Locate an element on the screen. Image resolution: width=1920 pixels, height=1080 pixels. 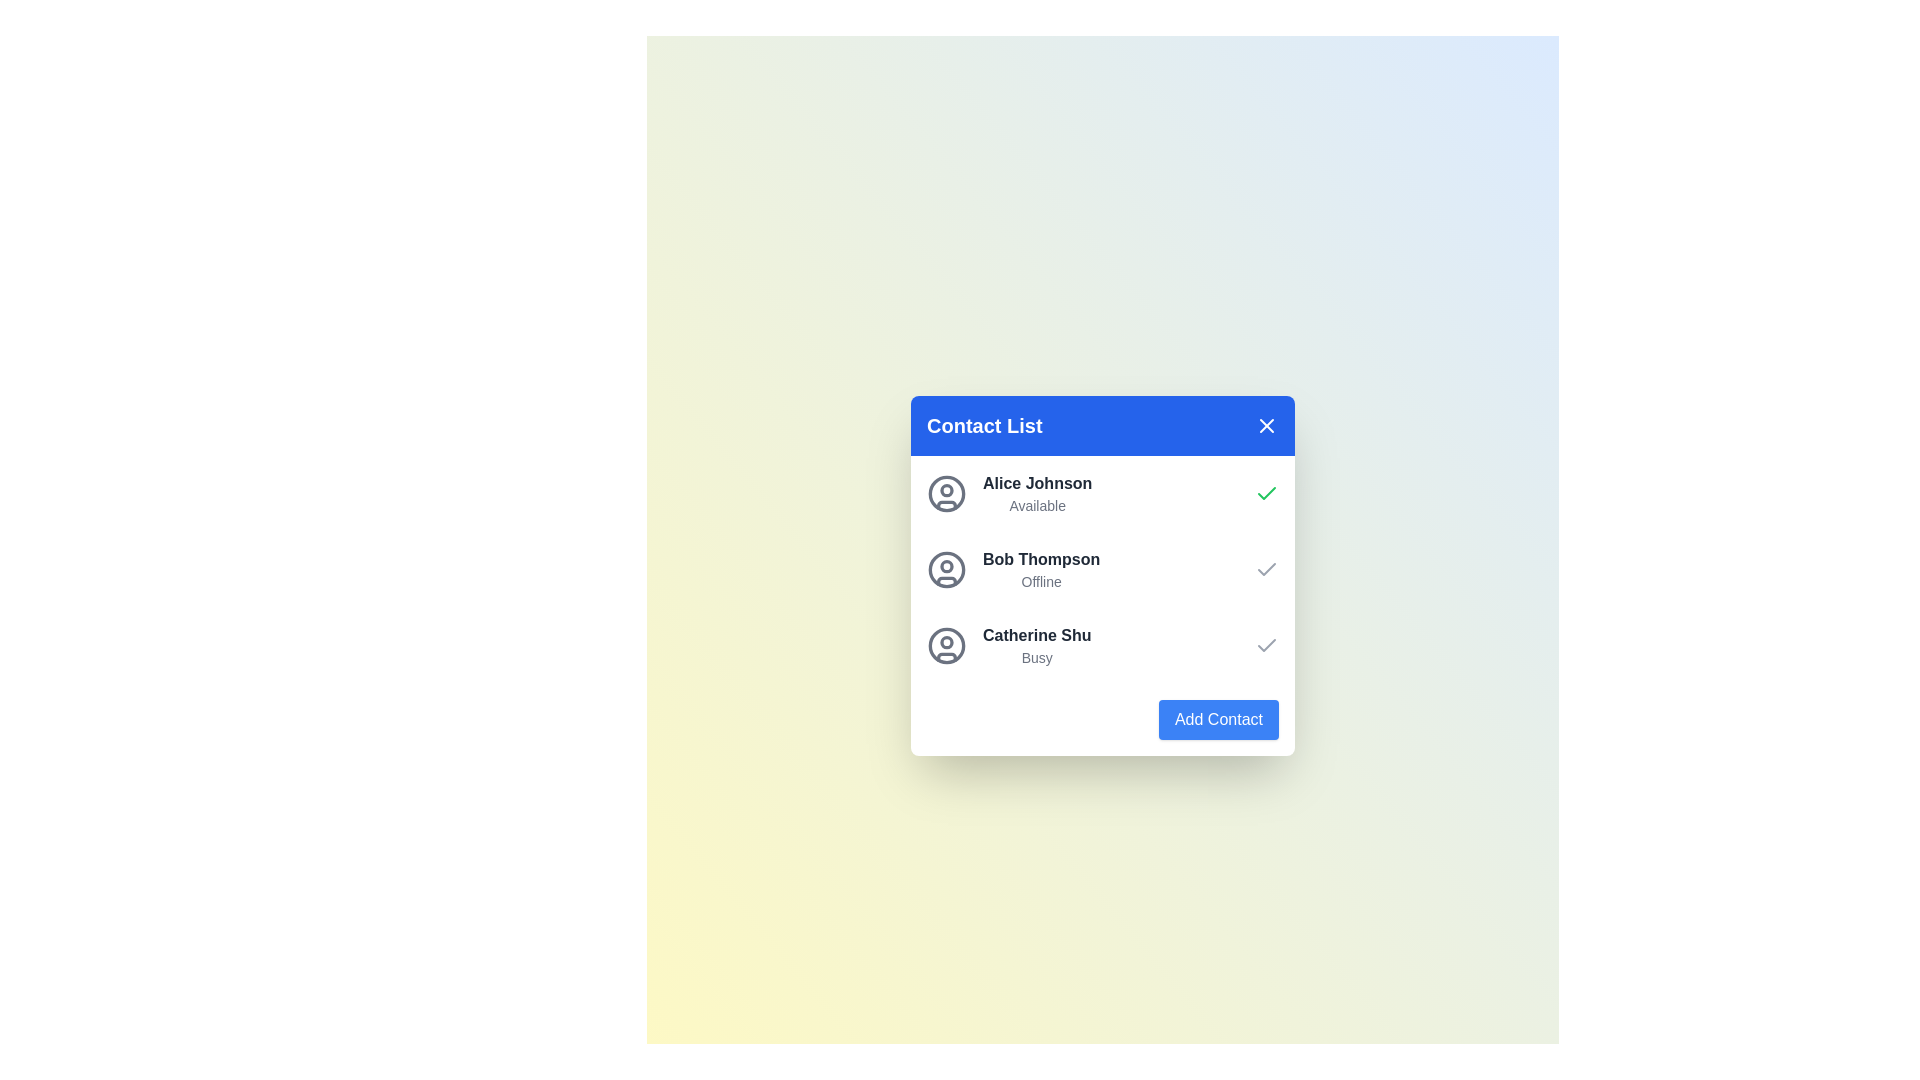
close button to dismiss the contact list dialog is located at coordinates (1266, 424).